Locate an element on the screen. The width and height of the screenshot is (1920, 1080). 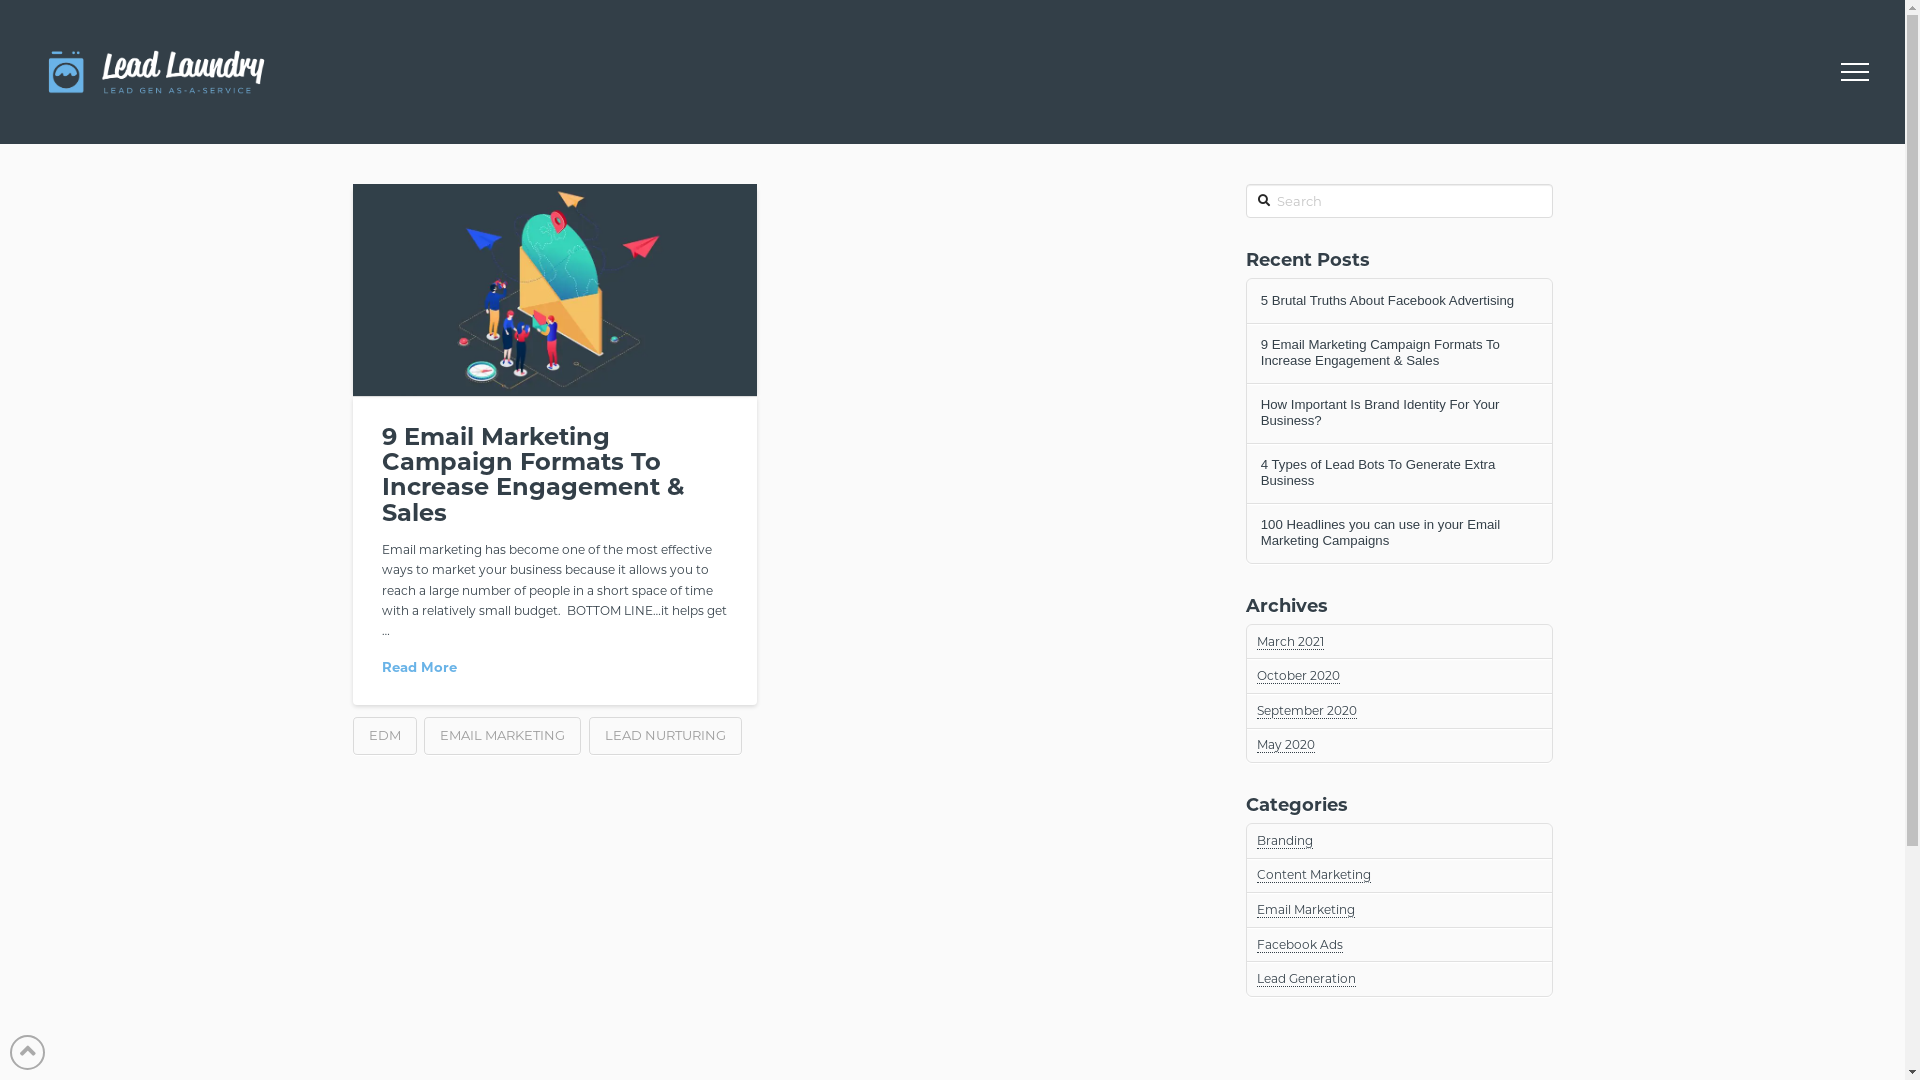
'100 Headlines you can use in your Email Marketing Campaigns' is located at coordinates (1398, 531).